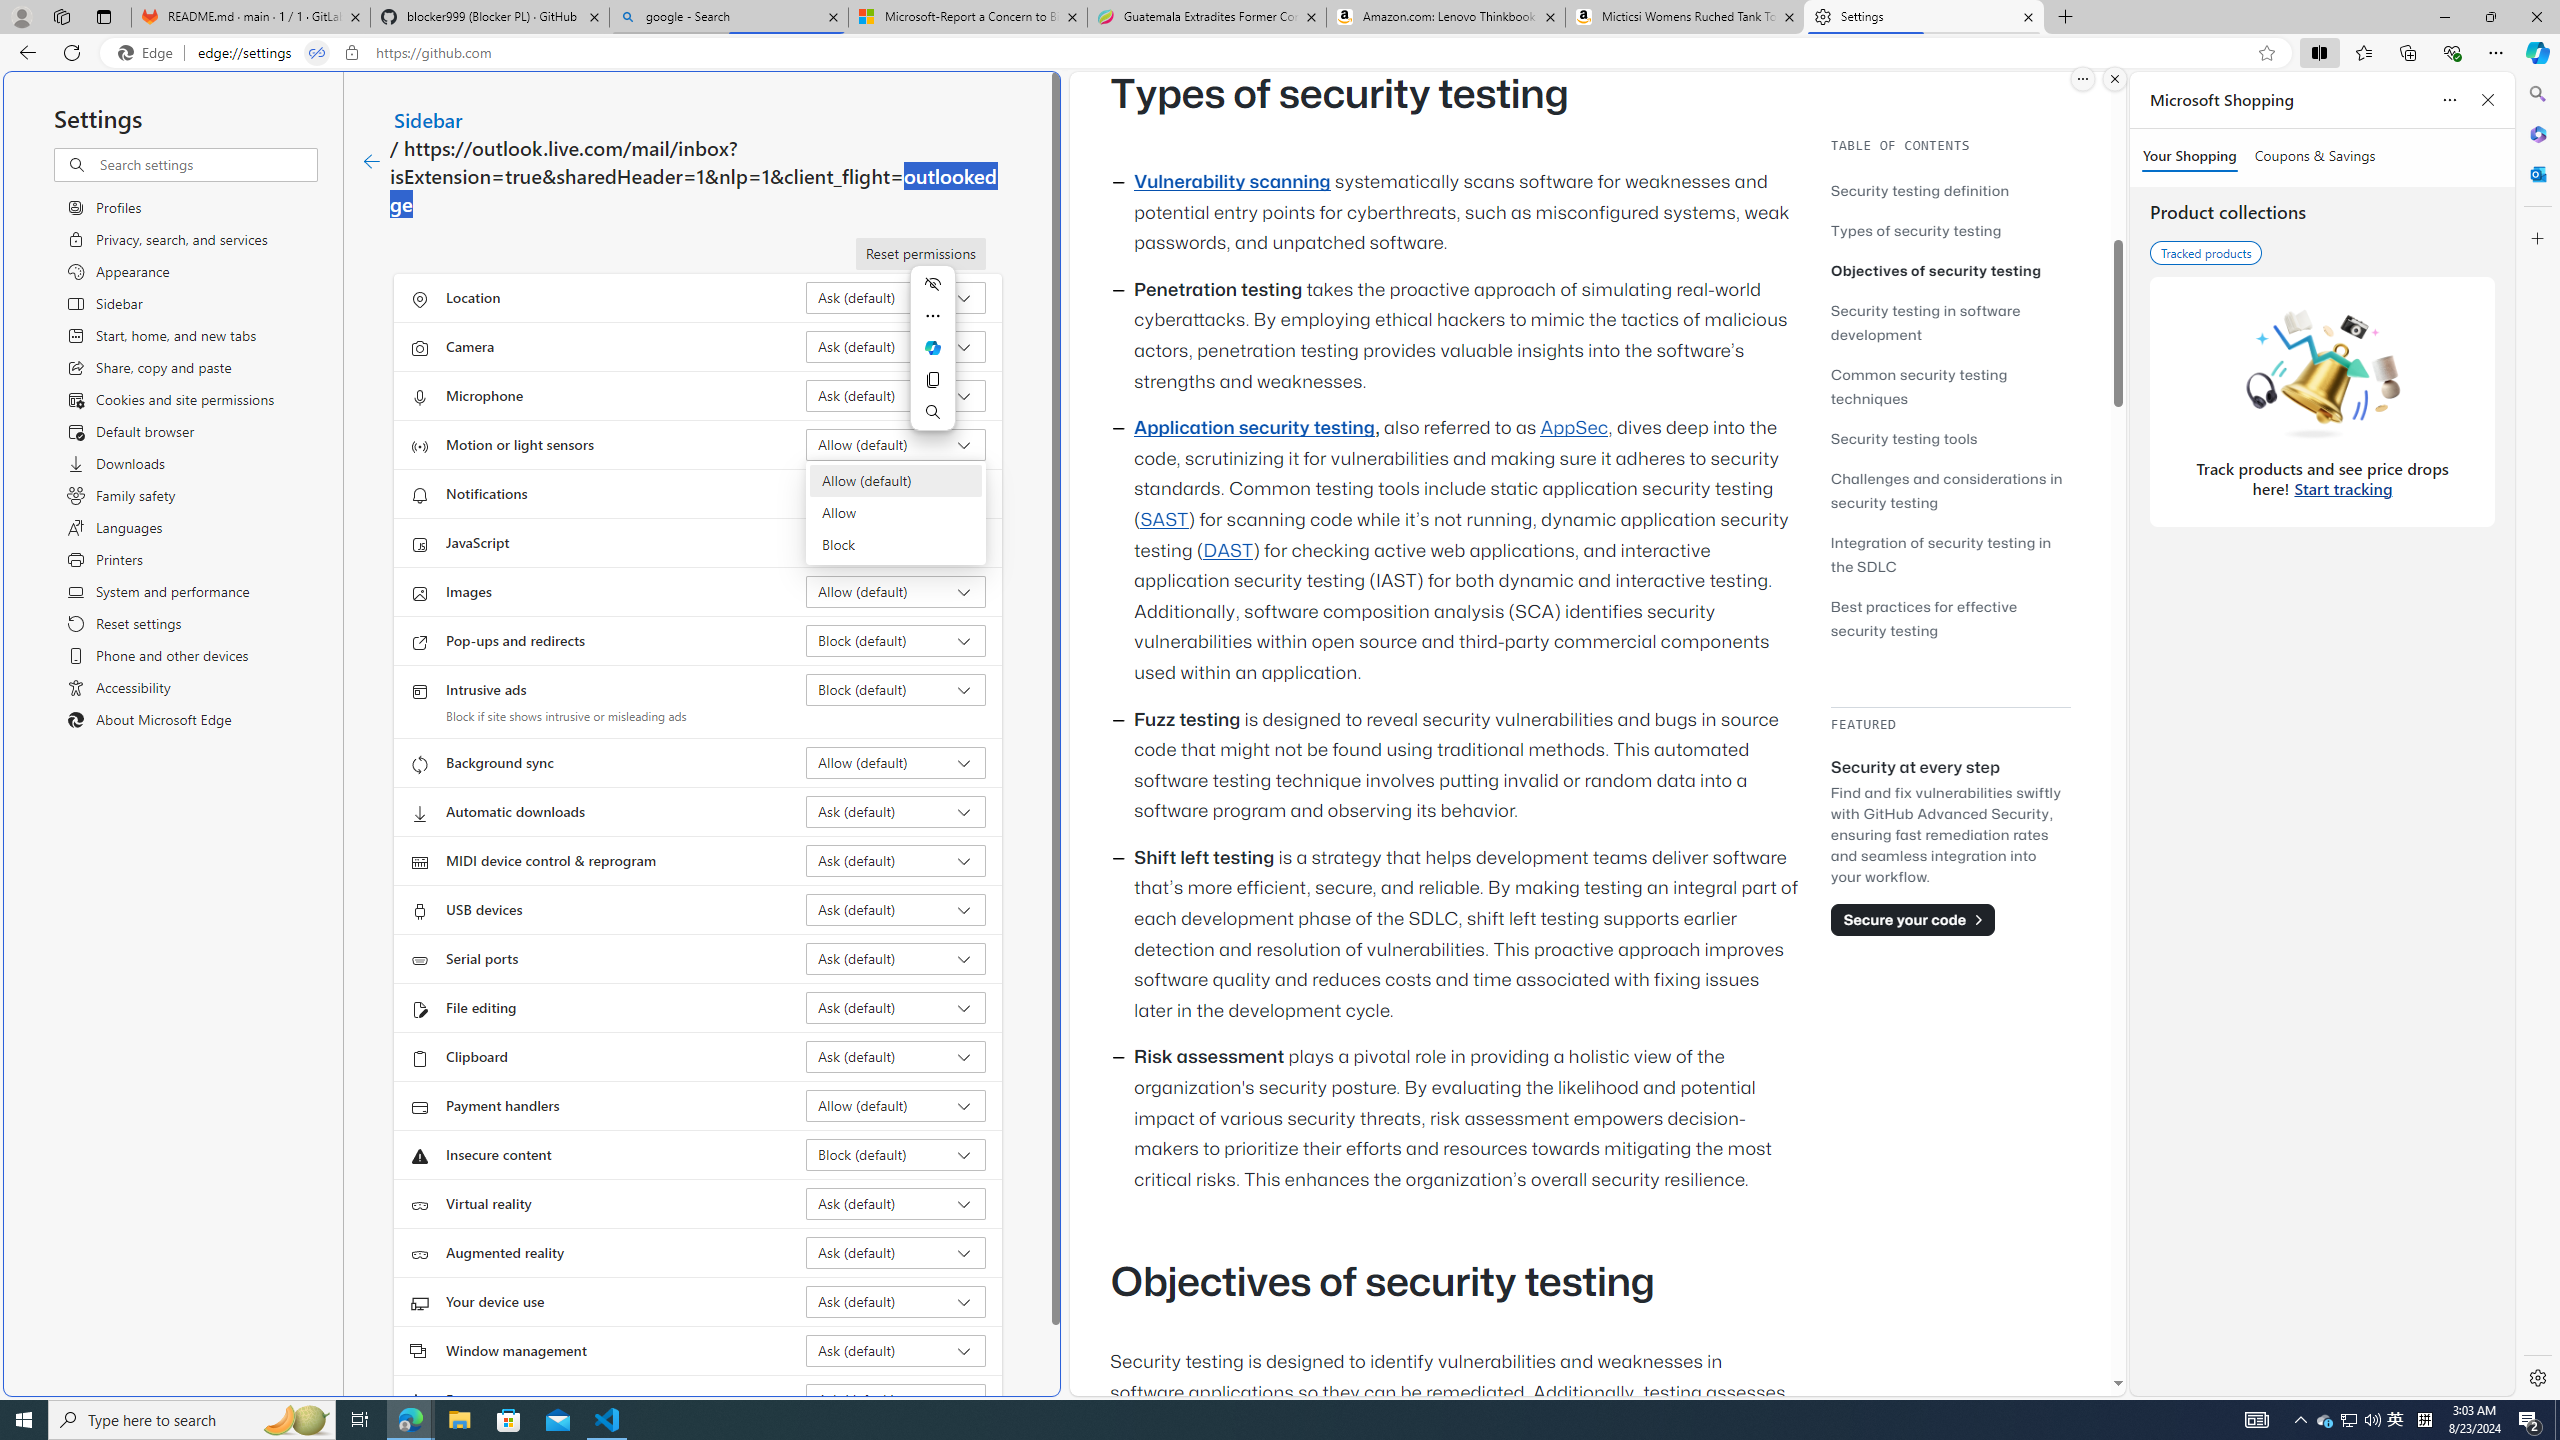 Image resolution: width=2560 pixels, height=1440 pixels. Describe the element at coordinates (1949, 554) in the screenshot. I see `'Integration of security testing in the SDLC'` at that location.